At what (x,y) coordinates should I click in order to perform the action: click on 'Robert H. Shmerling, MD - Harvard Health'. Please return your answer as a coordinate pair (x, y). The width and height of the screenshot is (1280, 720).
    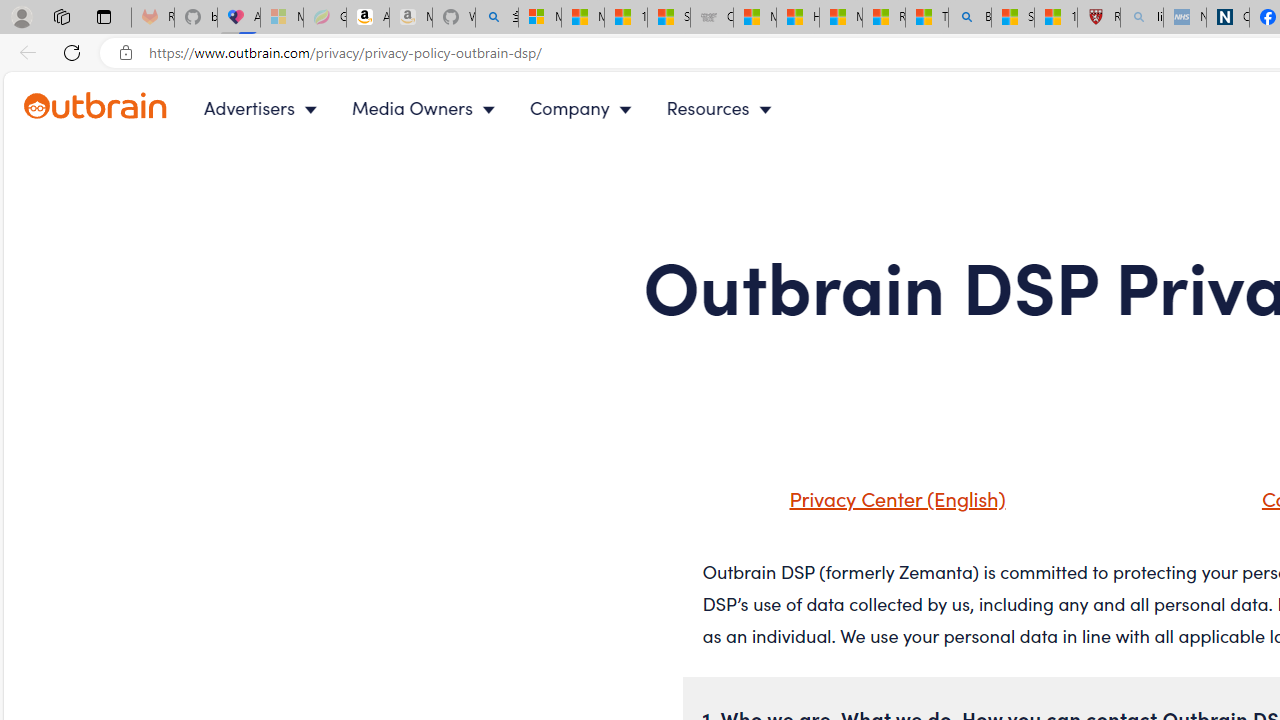
    Looking at the image, I should click on (1097, 17).